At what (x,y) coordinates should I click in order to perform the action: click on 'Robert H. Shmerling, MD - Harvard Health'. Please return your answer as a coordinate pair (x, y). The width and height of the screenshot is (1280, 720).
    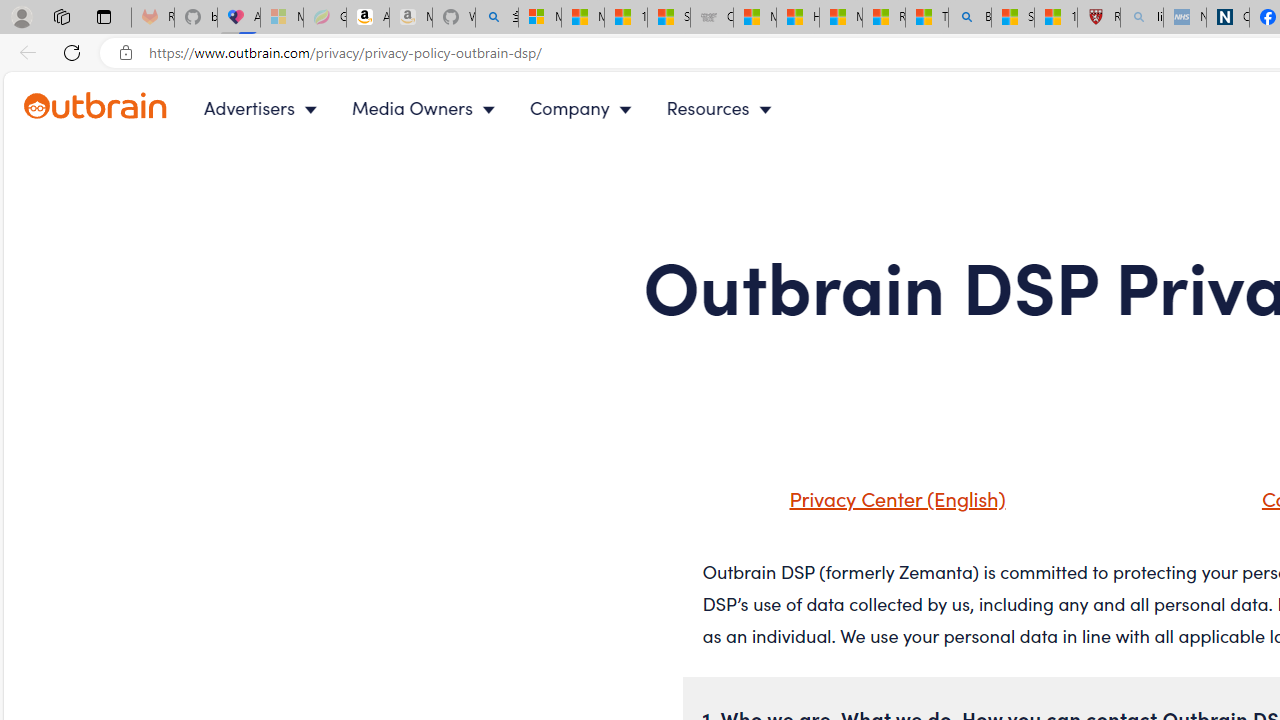
    Looking at the image, I should click on (1097, 17).